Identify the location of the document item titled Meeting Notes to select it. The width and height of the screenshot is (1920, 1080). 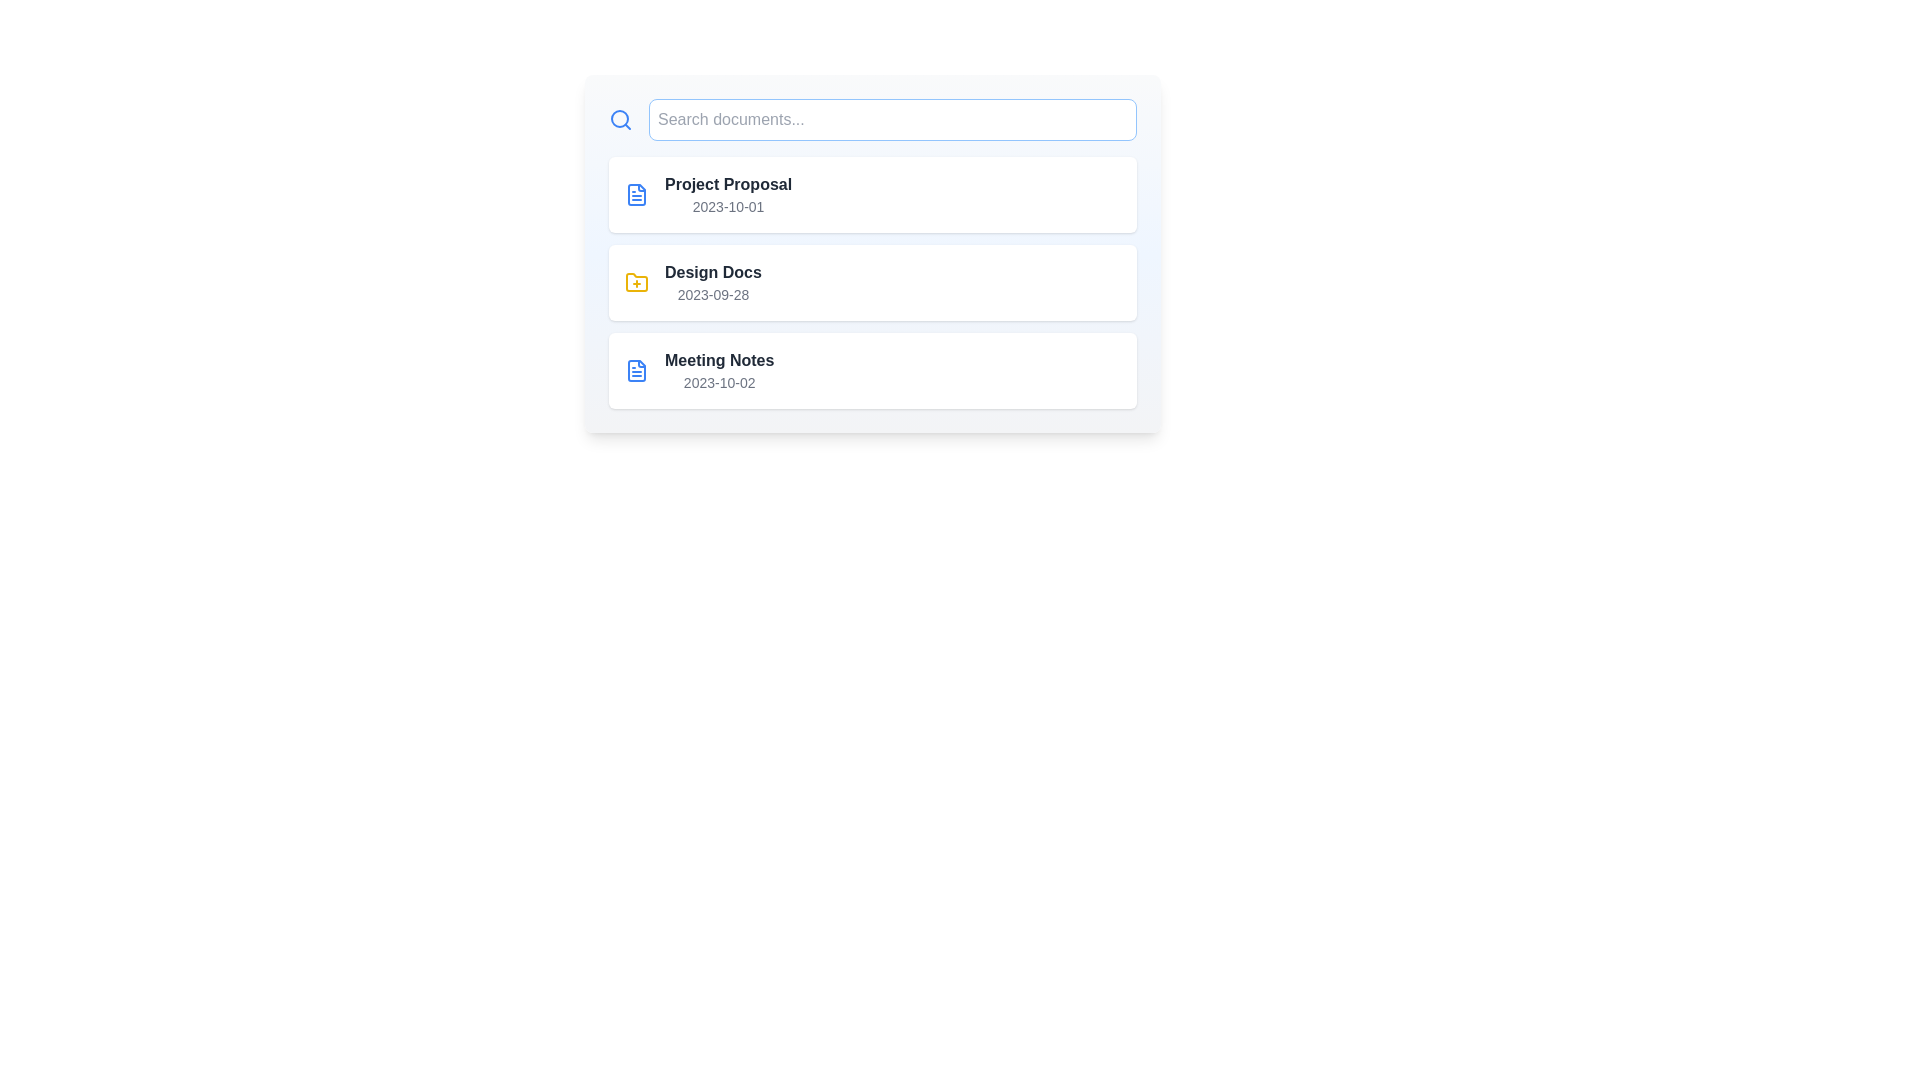
(873, 370).